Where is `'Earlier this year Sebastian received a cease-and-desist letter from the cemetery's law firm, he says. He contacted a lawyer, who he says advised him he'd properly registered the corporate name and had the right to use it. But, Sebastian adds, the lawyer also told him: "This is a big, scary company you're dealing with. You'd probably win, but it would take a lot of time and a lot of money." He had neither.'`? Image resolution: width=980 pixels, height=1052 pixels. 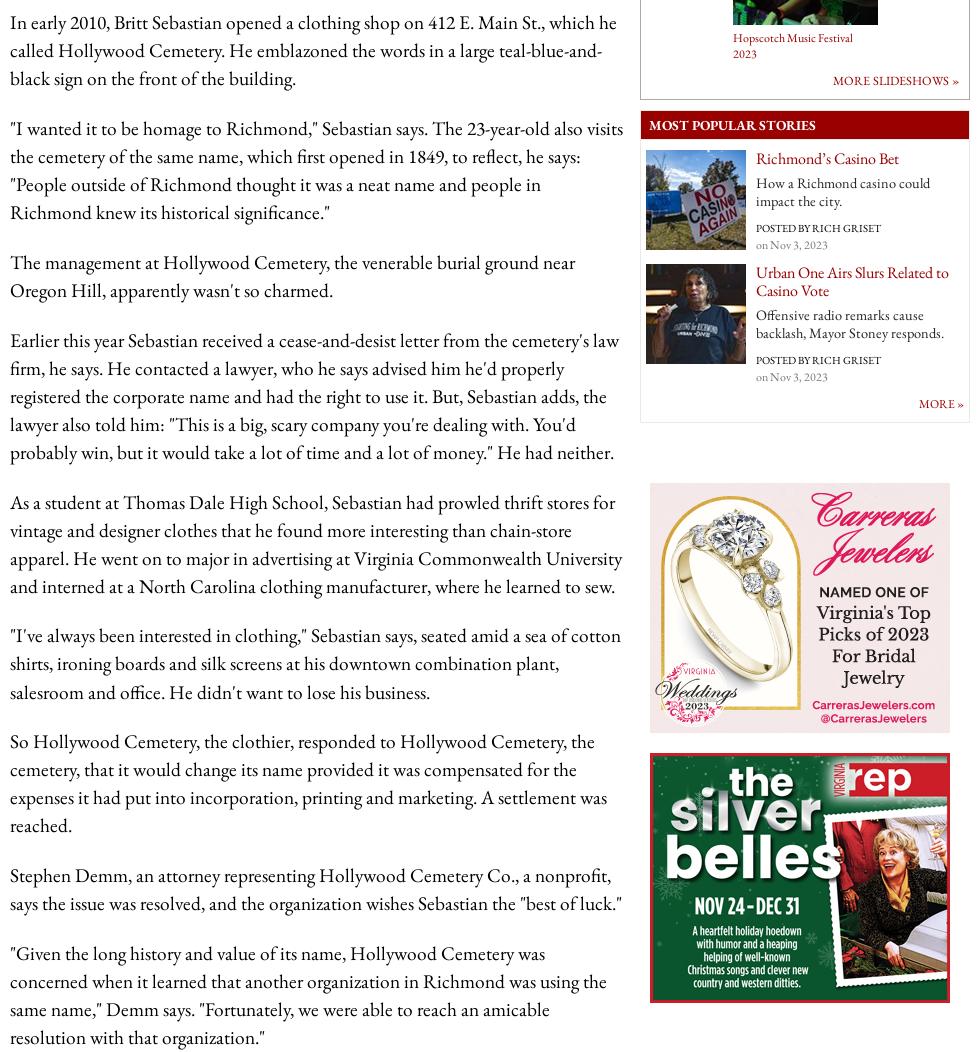
'Earlier this year Sebastian received a cease-and-desist letter from the cemetery's law firm, he says. He contacted a lawyer, who he says advised him he'd properly registered the corporate name and had the right to use it. But, Sebastian adds, the lawyer also told him: "This is a big, scary company you're dealing with. You'd probably win, but it would take a lot of time and a lot of money." He had neither.' is located at coordinates (314, 394).